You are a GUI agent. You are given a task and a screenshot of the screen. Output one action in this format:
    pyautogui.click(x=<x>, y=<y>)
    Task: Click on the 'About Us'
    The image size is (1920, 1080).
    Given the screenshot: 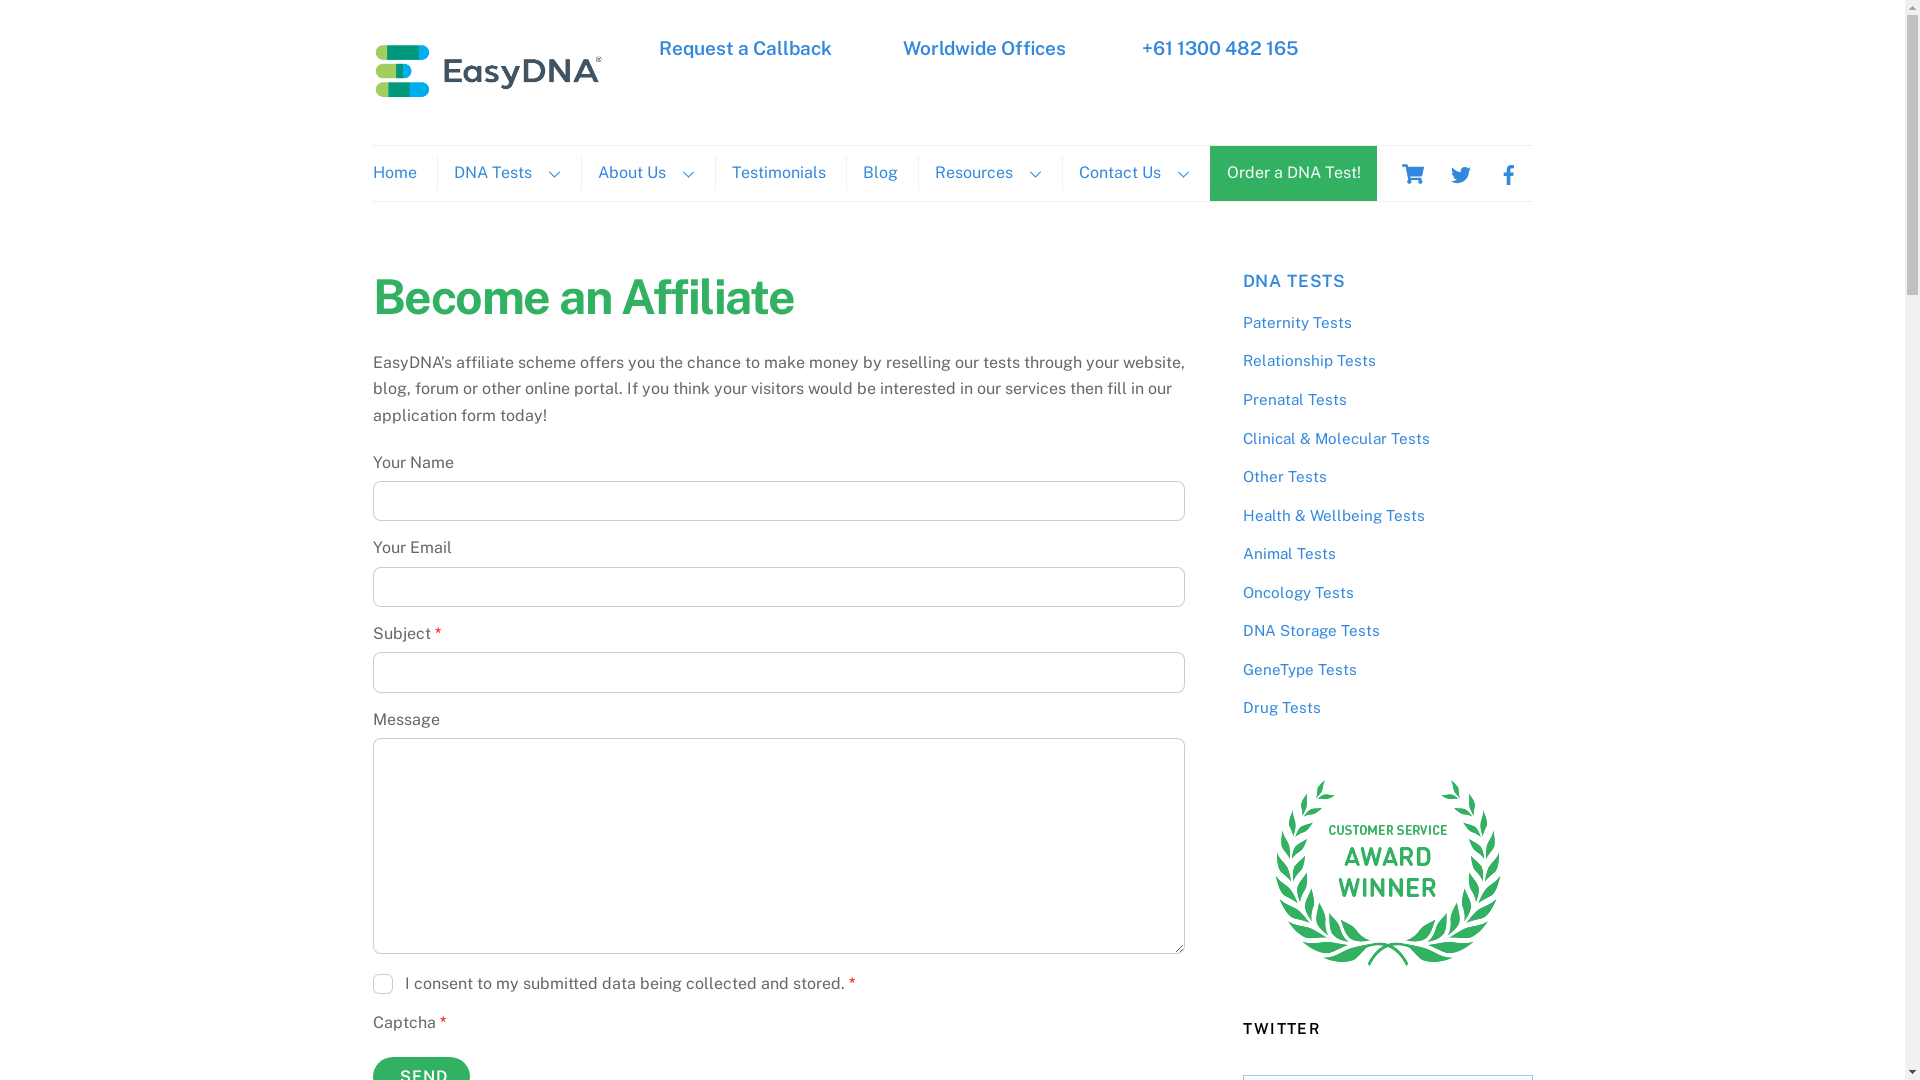 What is the action you would take?
    pyautogui.click(x=644, y=172)
    